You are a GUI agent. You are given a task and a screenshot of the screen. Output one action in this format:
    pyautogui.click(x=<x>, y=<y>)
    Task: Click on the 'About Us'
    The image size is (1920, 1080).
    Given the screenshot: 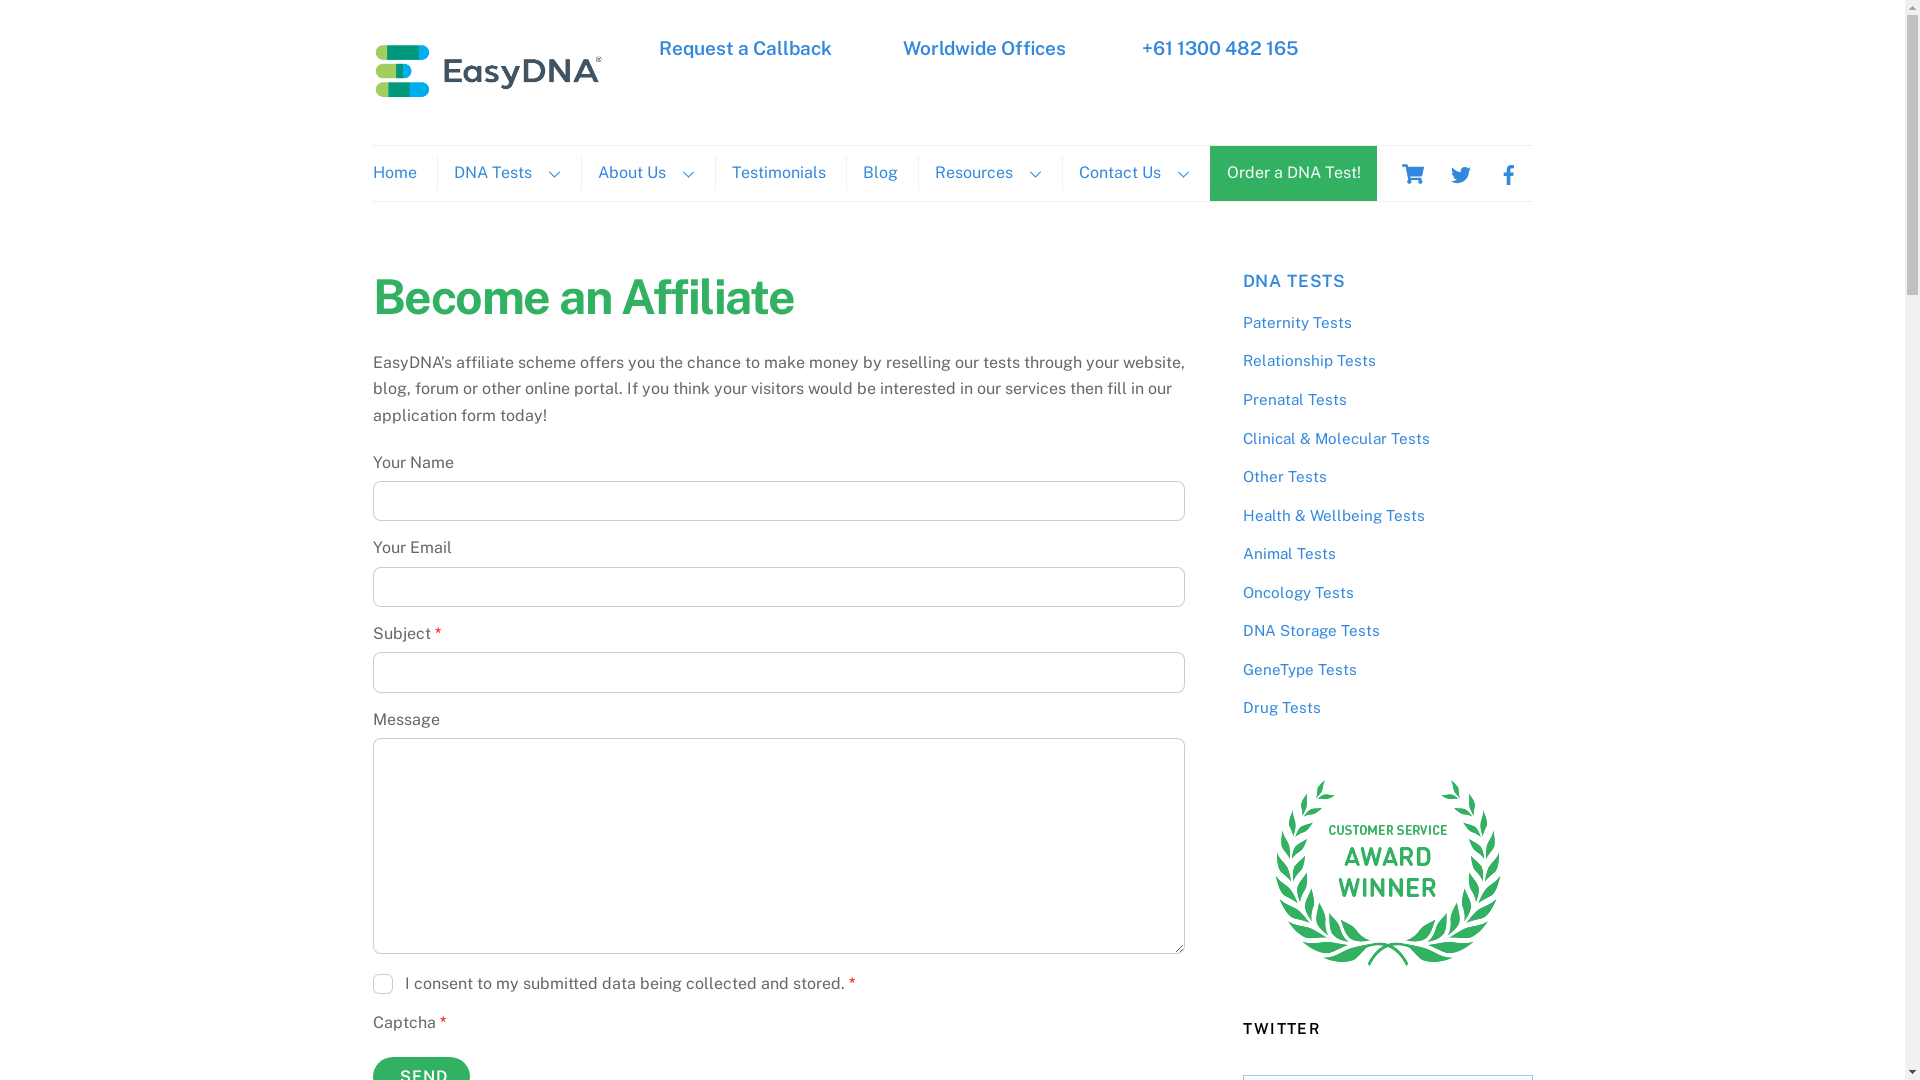 What is the action you would take?
    pyautogui.click(x=644, y=172)
    